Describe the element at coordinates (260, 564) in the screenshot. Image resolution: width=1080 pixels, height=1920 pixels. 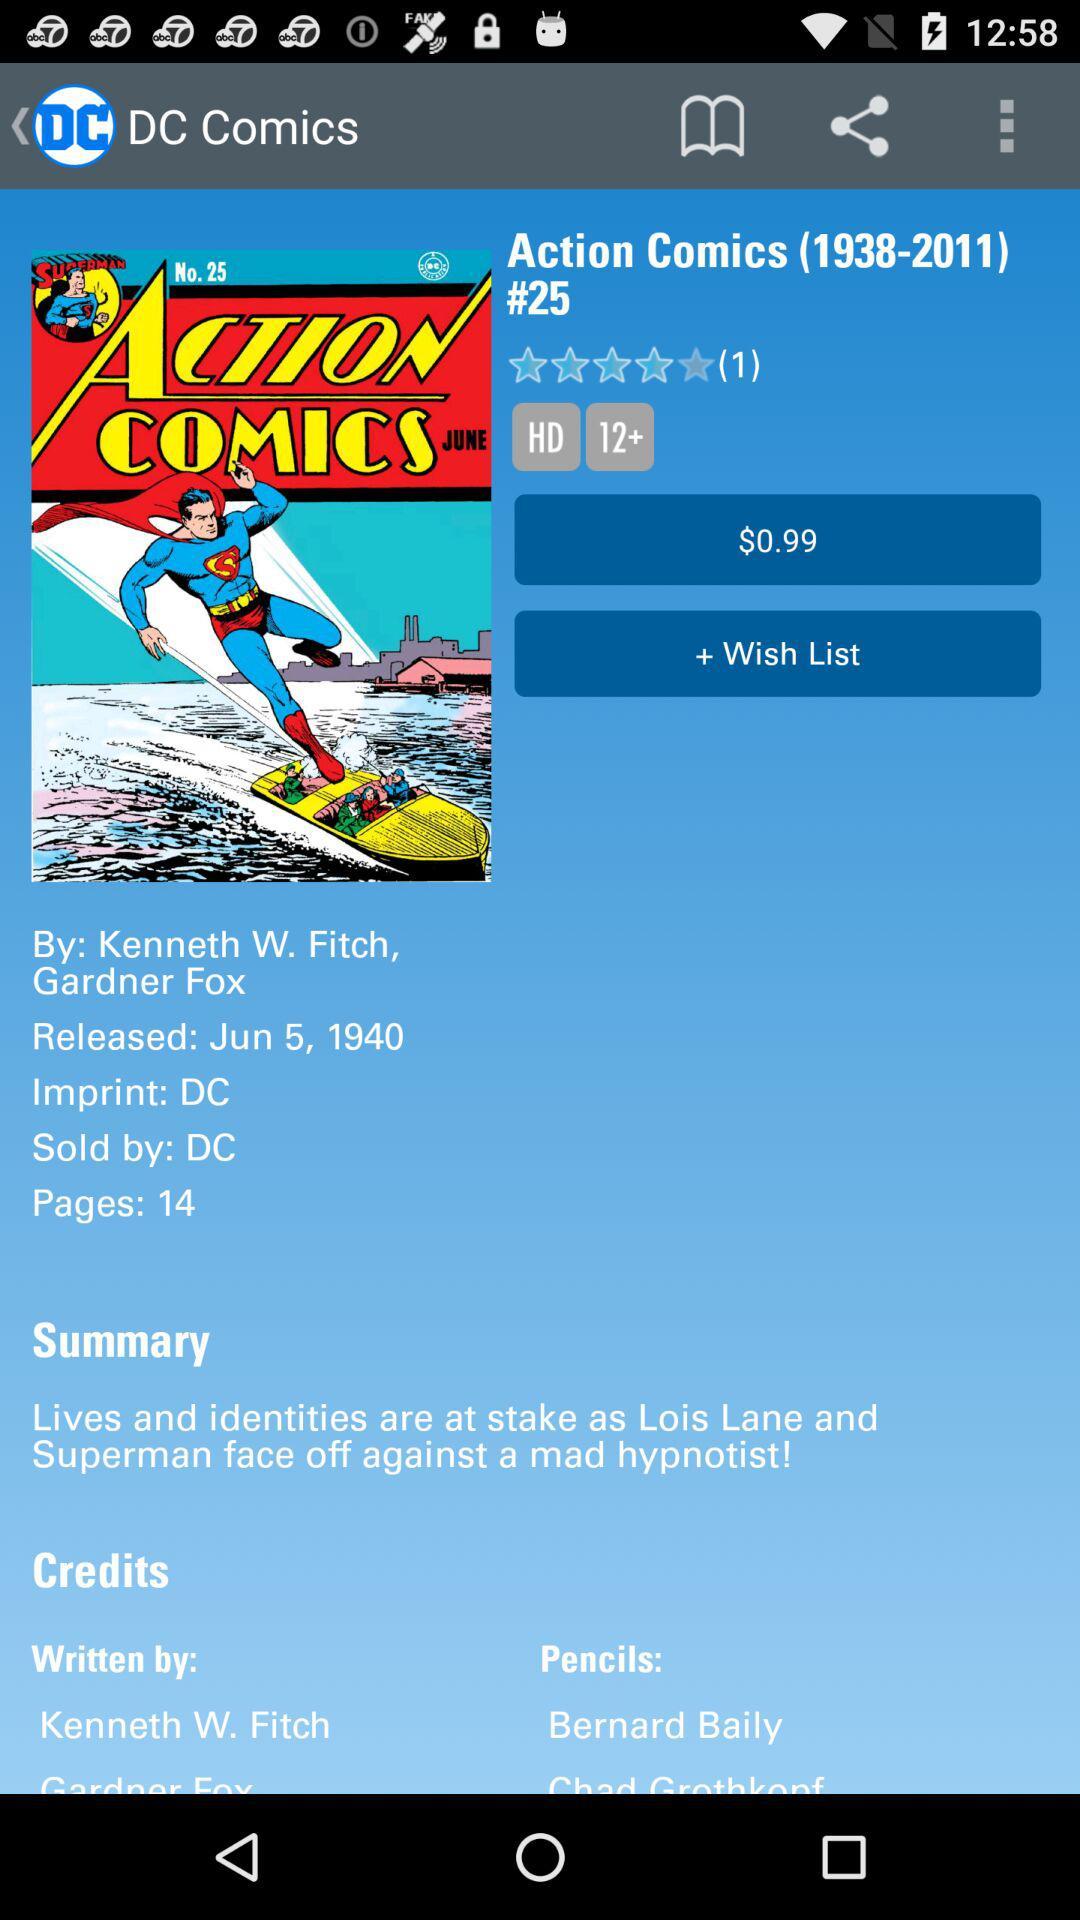
I see `icon above by kenneth w icon` at that location.